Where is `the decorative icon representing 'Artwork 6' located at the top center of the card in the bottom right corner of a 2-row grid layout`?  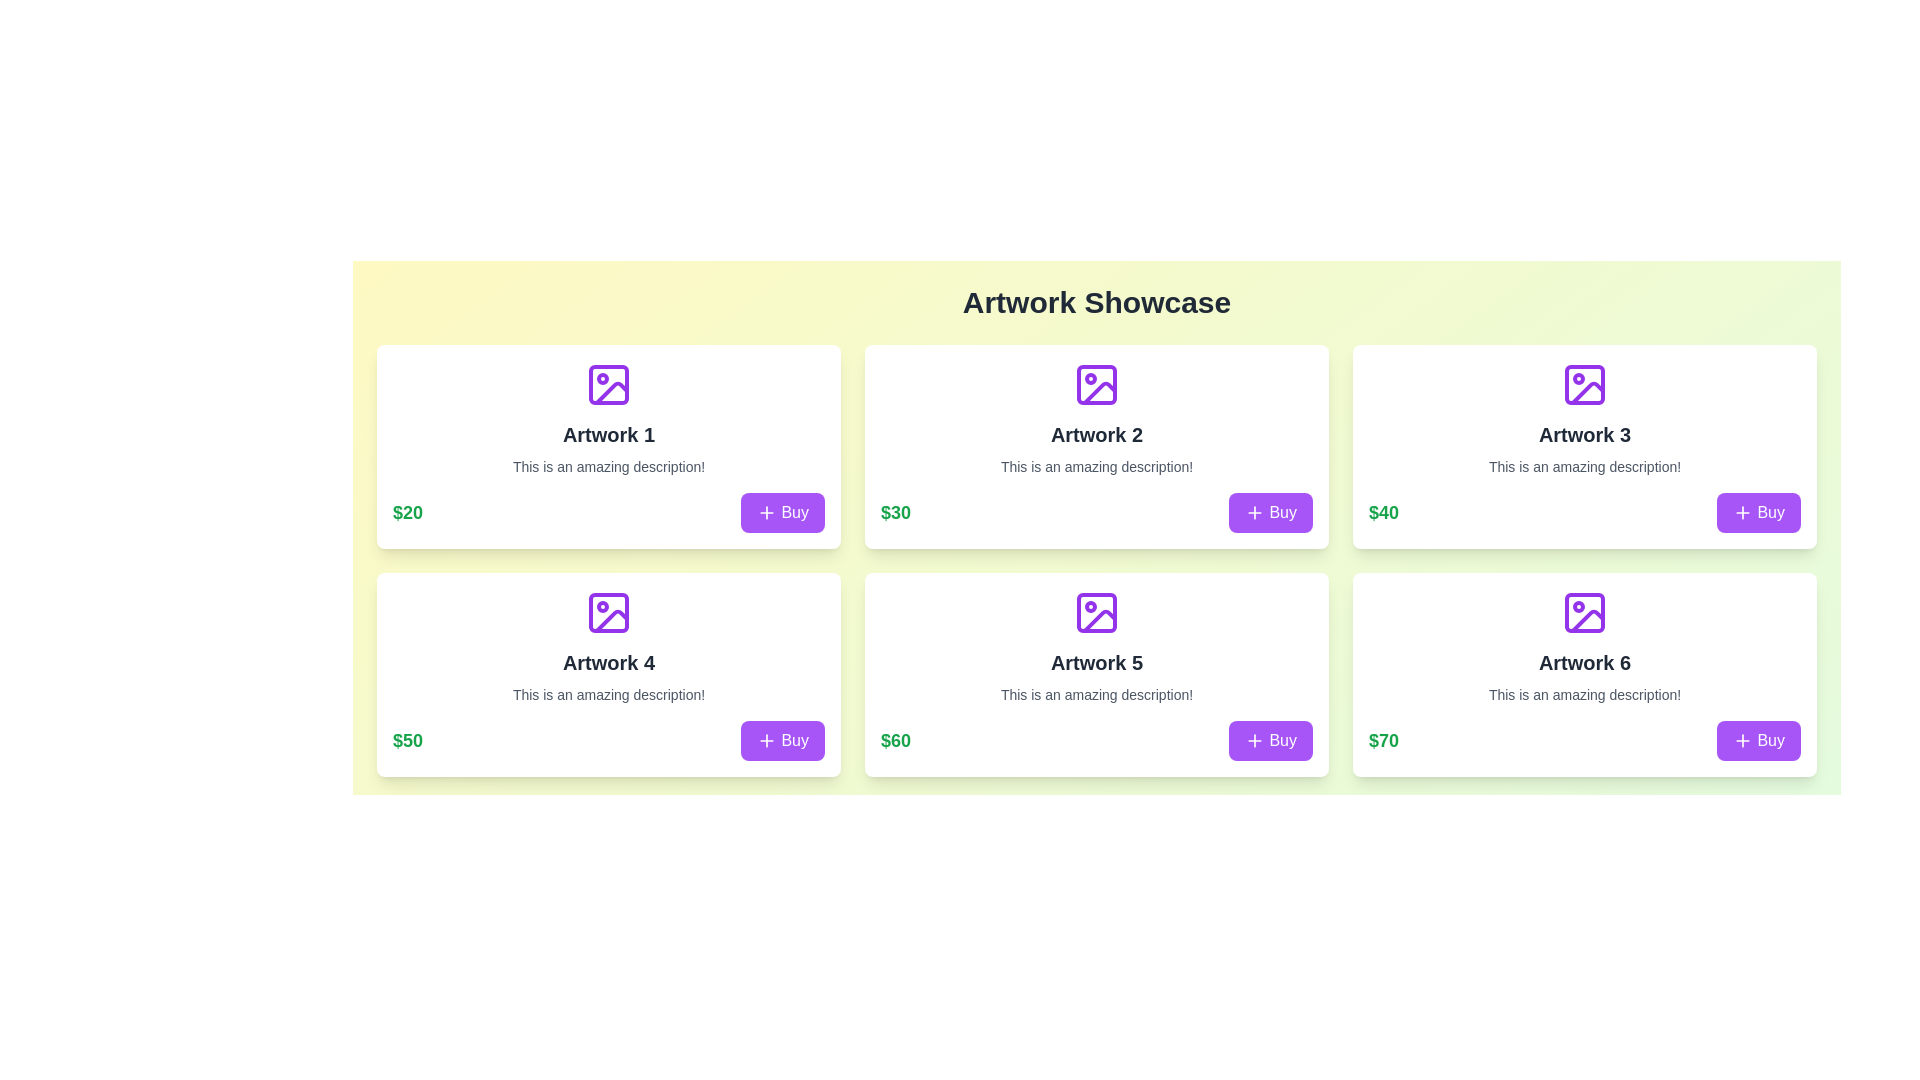
the decorative icon representing 'Artwork 6' located at the top center of the card in the bottom right corner of a 2-row grid layout is located at coordinates (1583, 612).